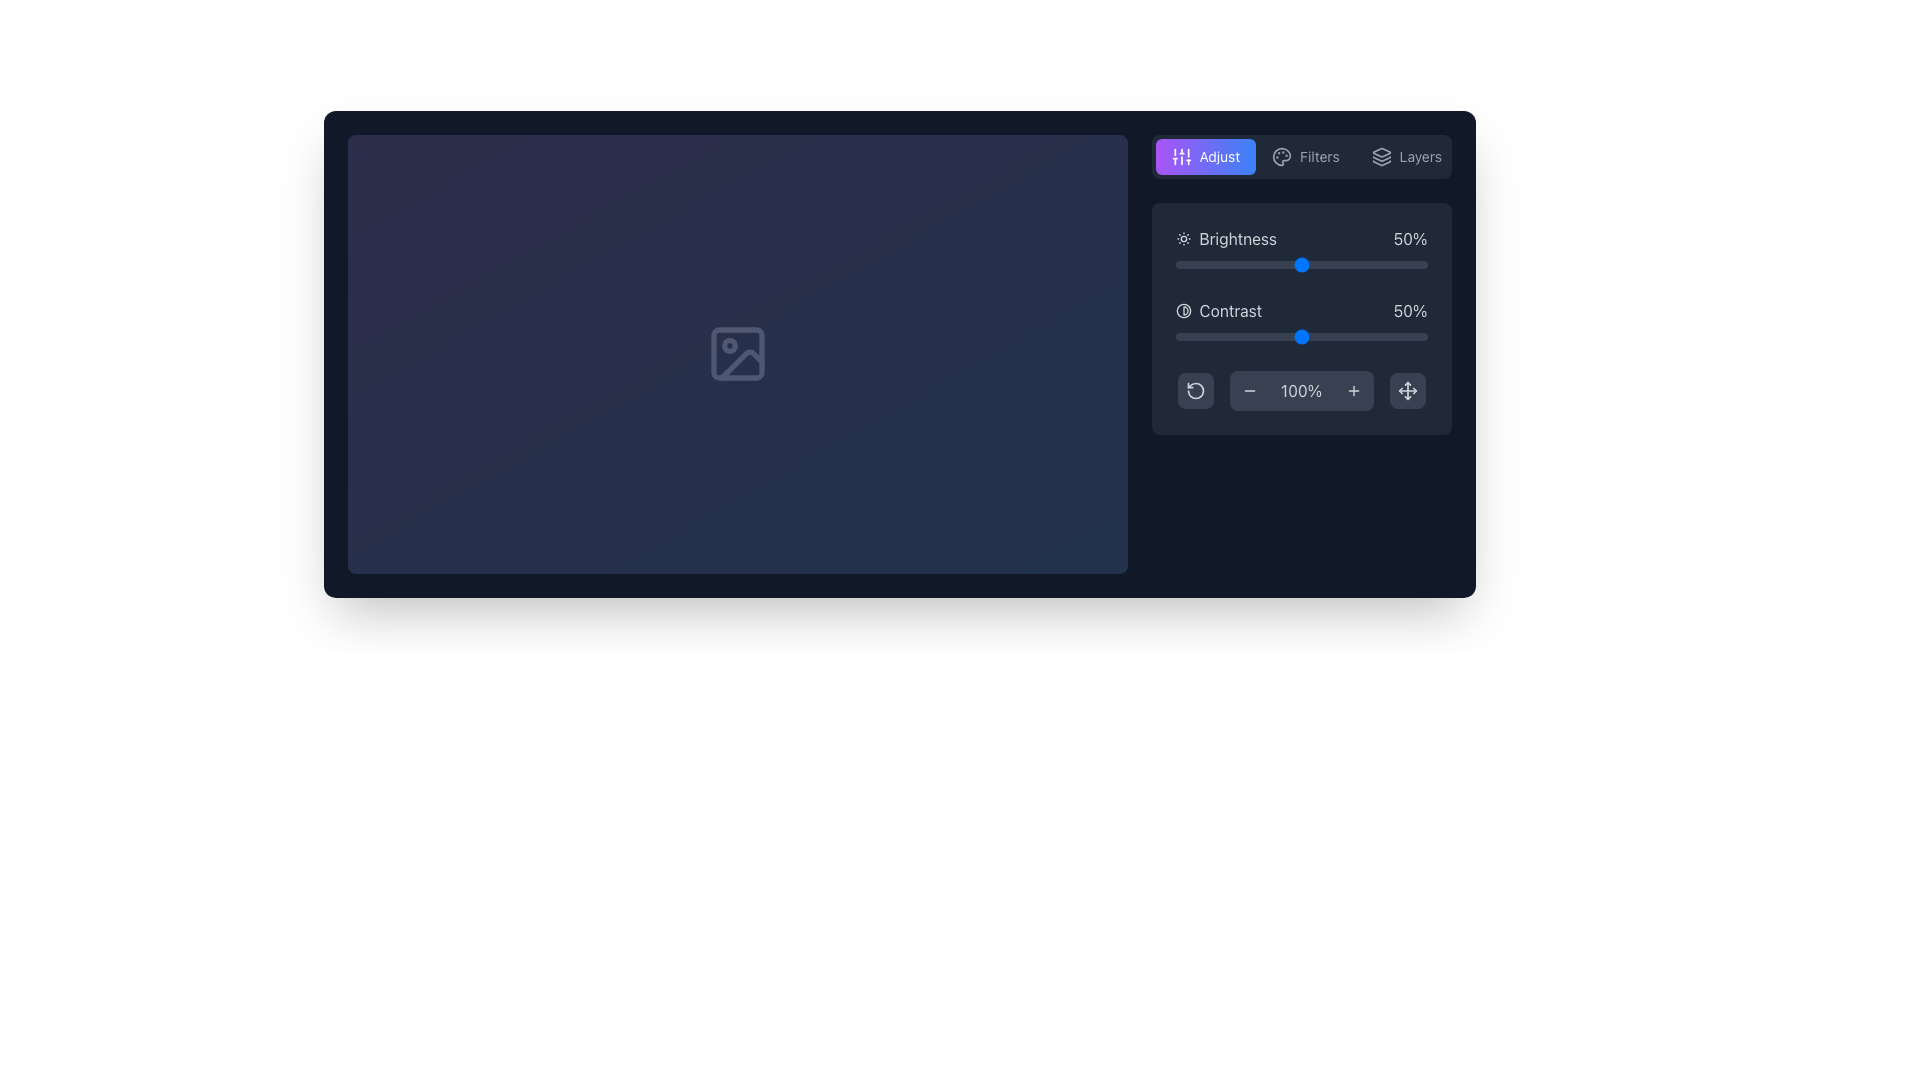 The width and height of the screenshot is (1920, 1080). What do you see at coordinates (1421, 264) in the screenshot?
I see `the slider value` at bounding box center [1421, 264].